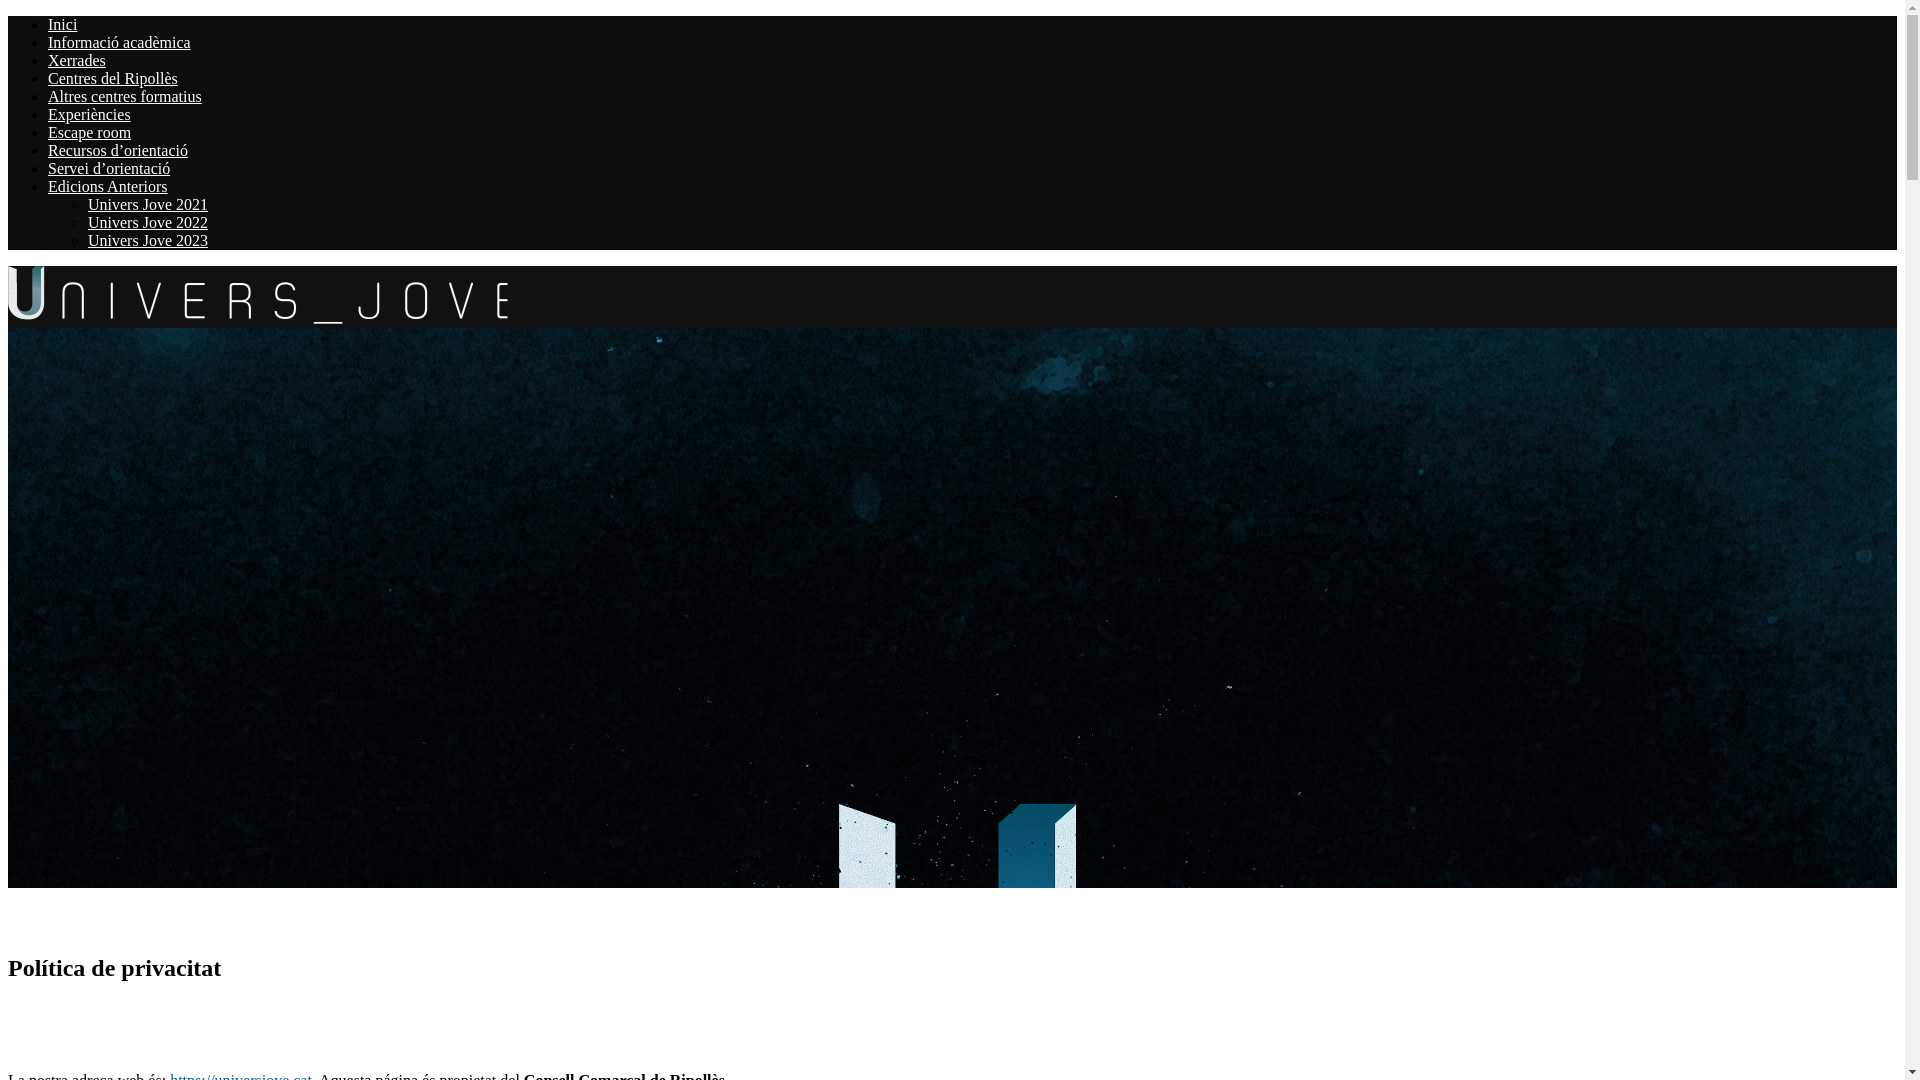 The height and width of the screenshot is (1080, 1920). Describe the element at coordinates (48, 132) in the screenshot. I see `'Escape room'` at that location.